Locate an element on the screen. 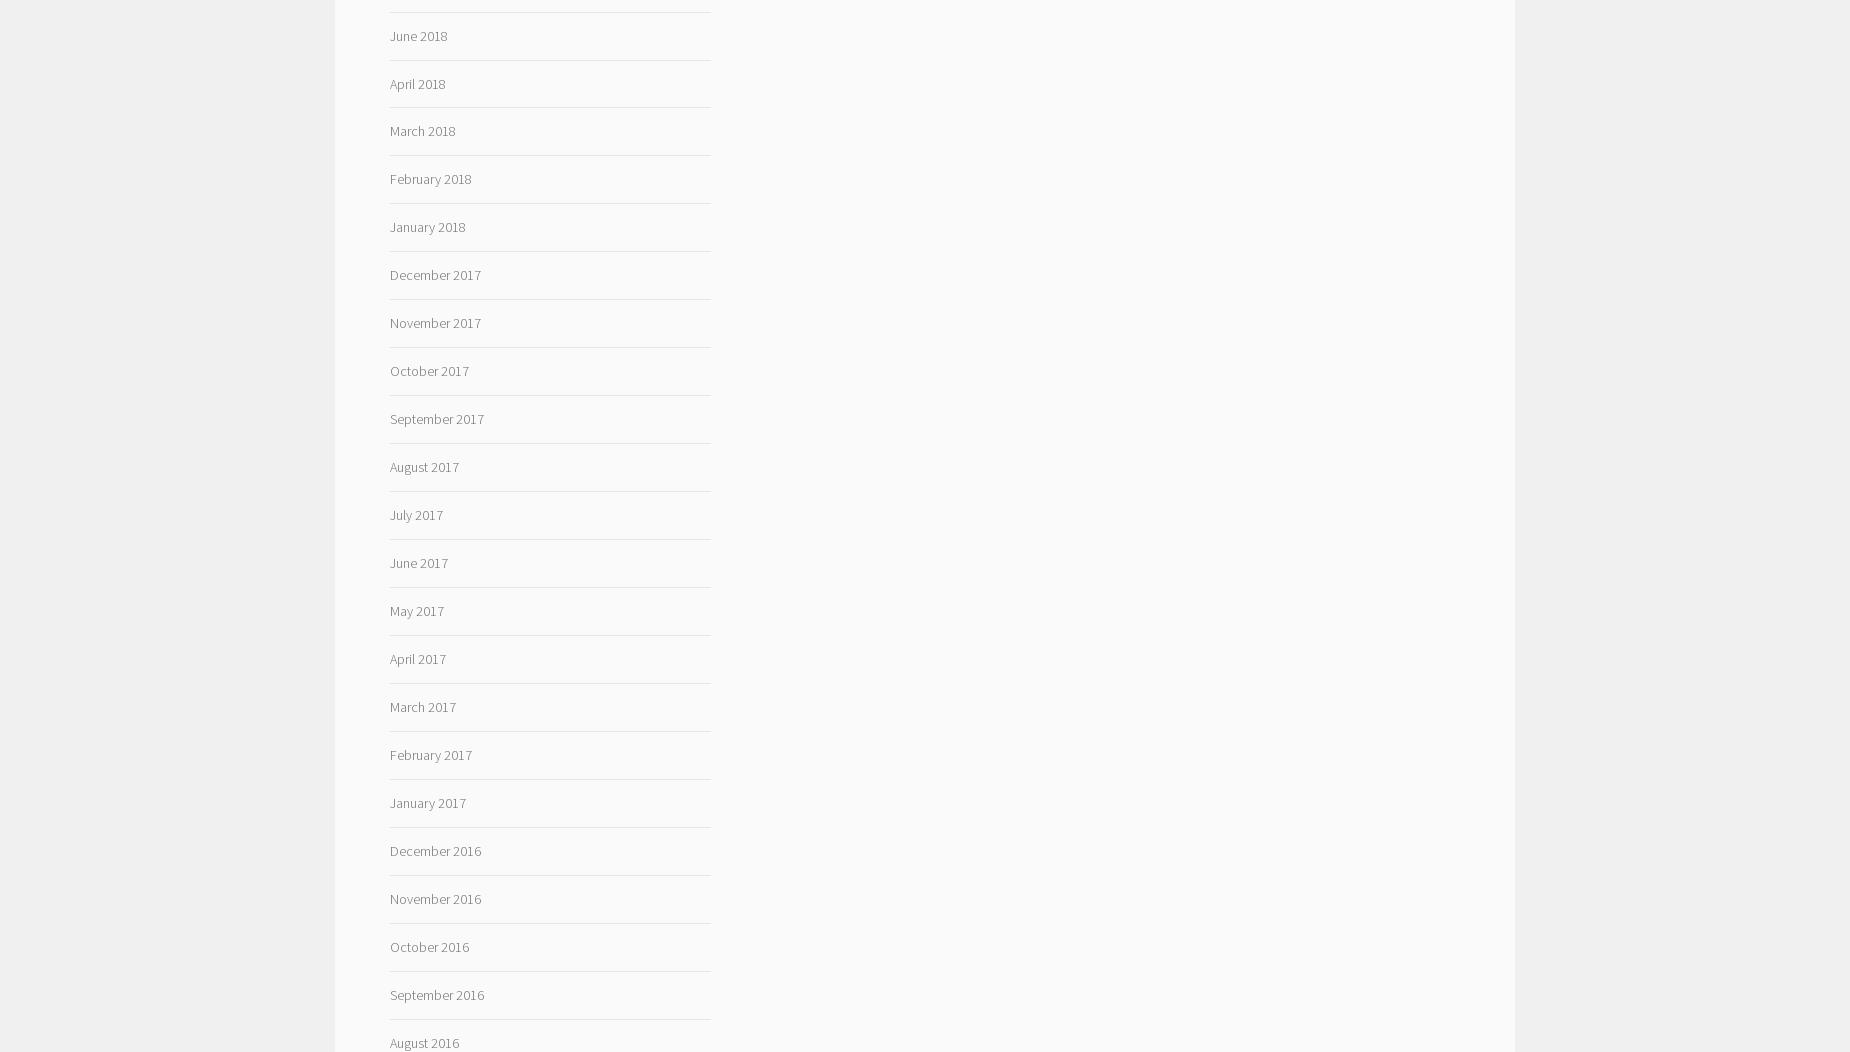 This screenshot has height=1052, width=1850. 'March 2017' is located at coordinates (420, 707).